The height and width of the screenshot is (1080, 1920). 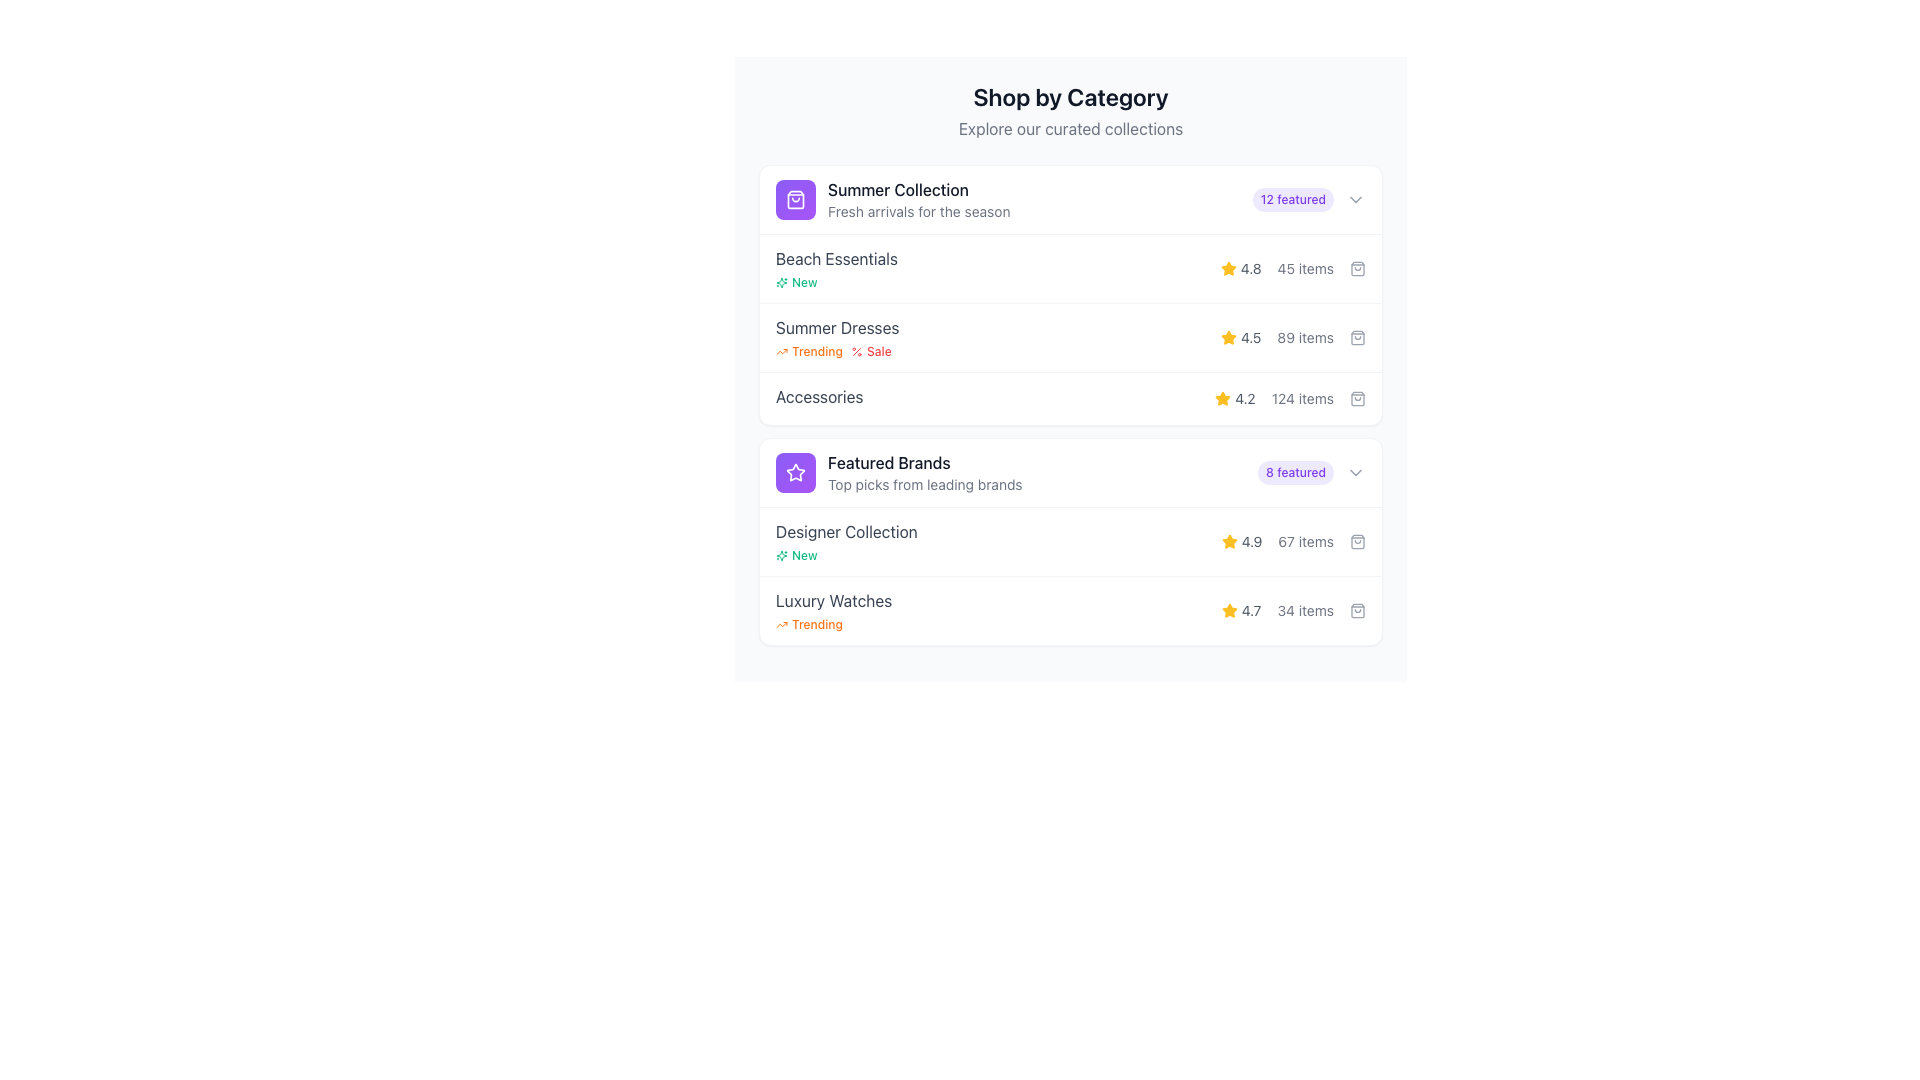 What do you see at coordinates (1356, 200) in the screenshot?
I see `the chevron icon located adjacent to the '12 featured' badge in the 'Summer Collection' section` at bounding box center [1356, 200].